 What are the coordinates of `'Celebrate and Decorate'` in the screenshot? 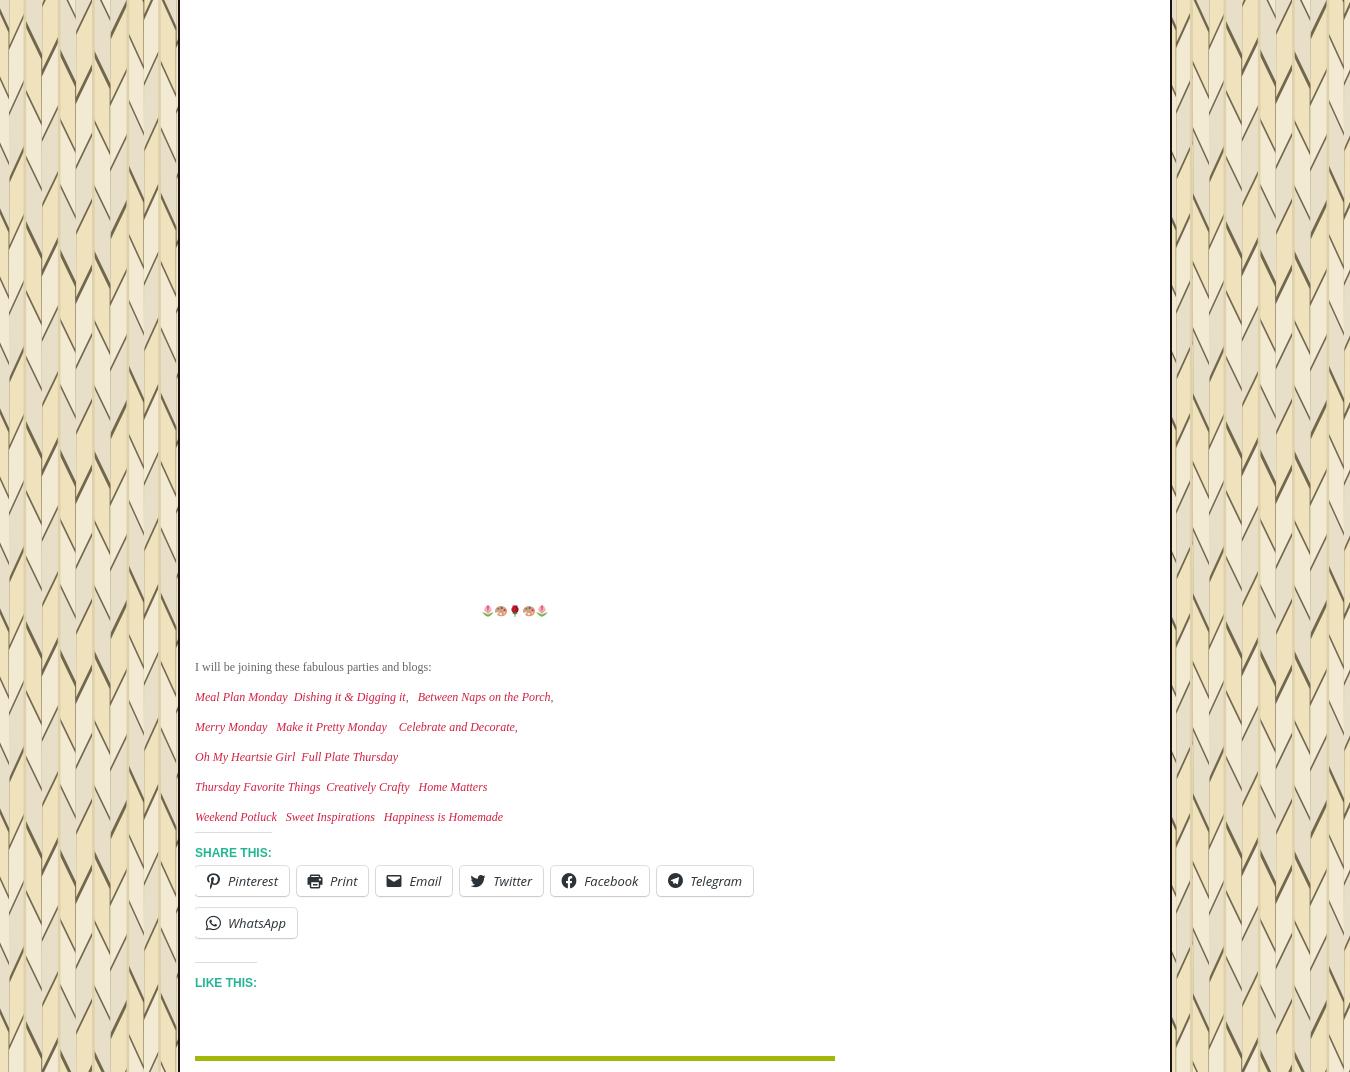 It's located at (455, 726).